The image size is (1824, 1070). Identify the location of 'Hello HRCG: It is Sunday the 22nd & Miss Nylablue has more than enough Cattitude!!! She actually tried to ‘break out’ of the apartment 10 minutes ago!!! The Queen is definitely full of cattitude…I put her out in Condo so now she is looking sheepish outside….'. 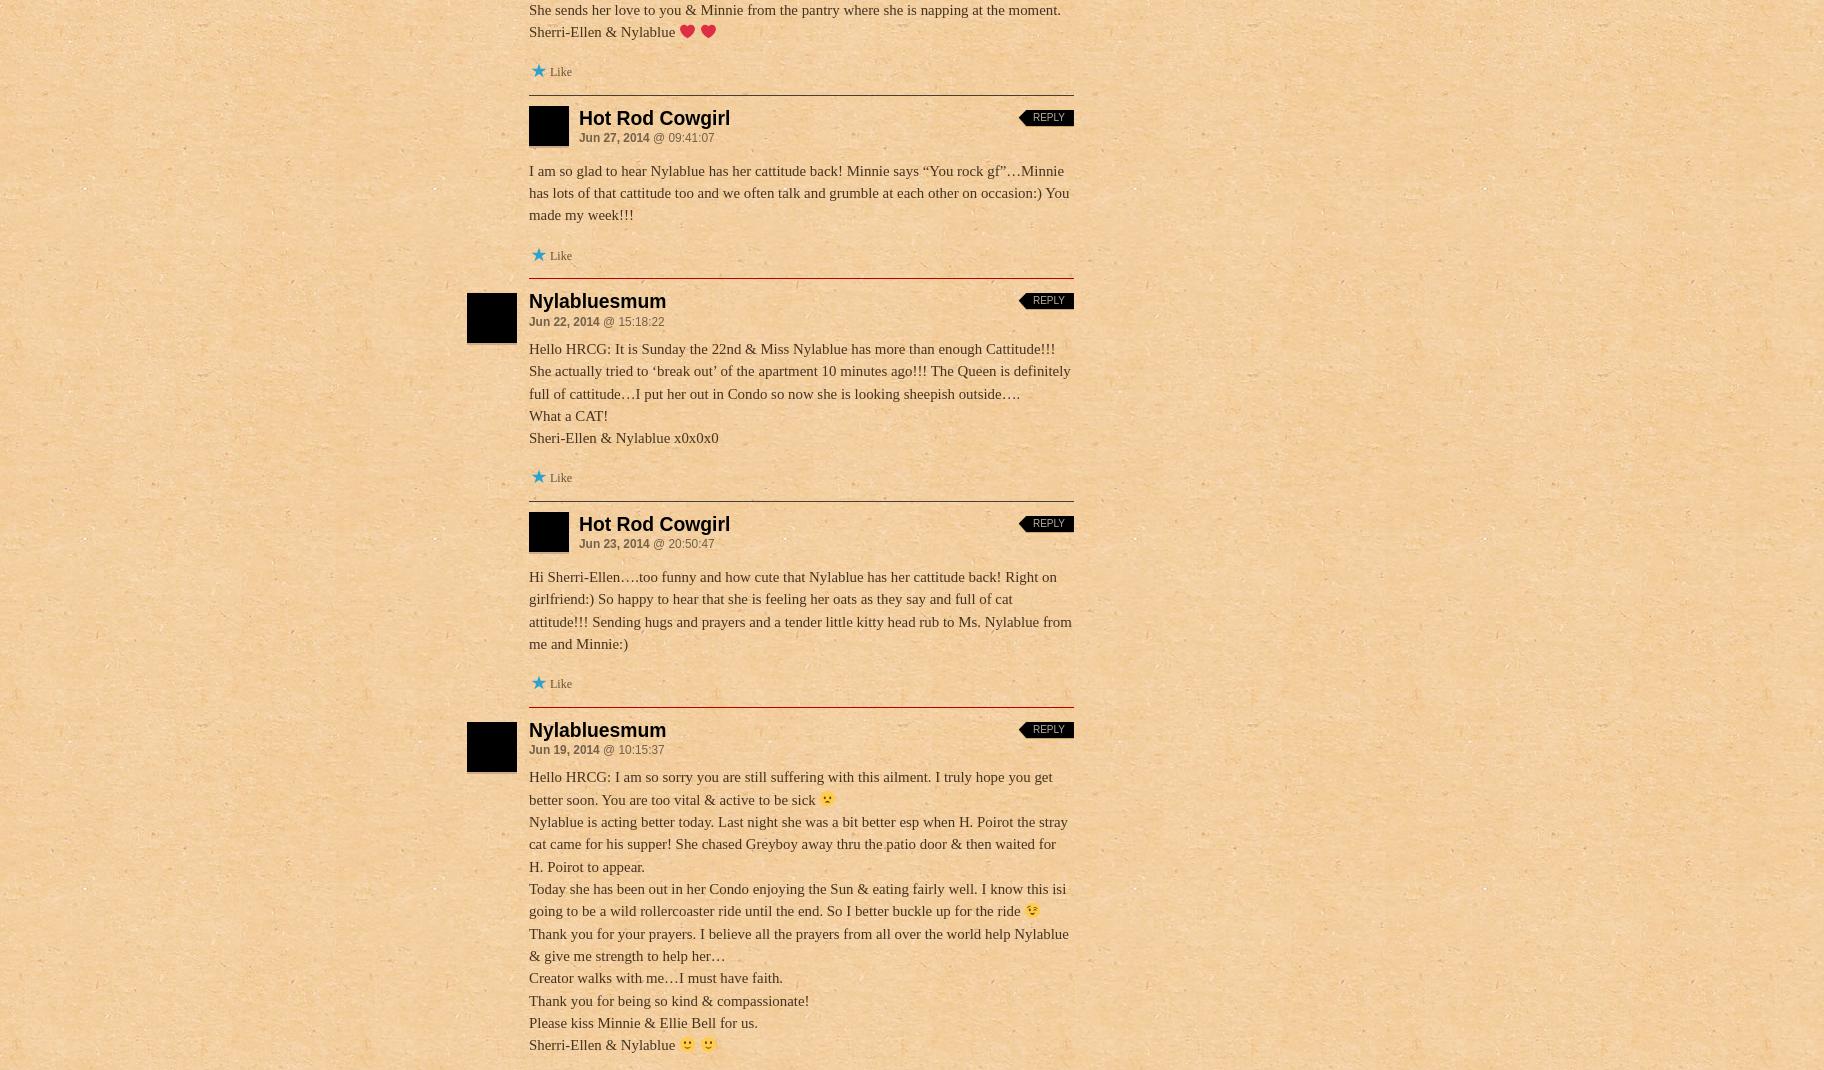
(799, 369).